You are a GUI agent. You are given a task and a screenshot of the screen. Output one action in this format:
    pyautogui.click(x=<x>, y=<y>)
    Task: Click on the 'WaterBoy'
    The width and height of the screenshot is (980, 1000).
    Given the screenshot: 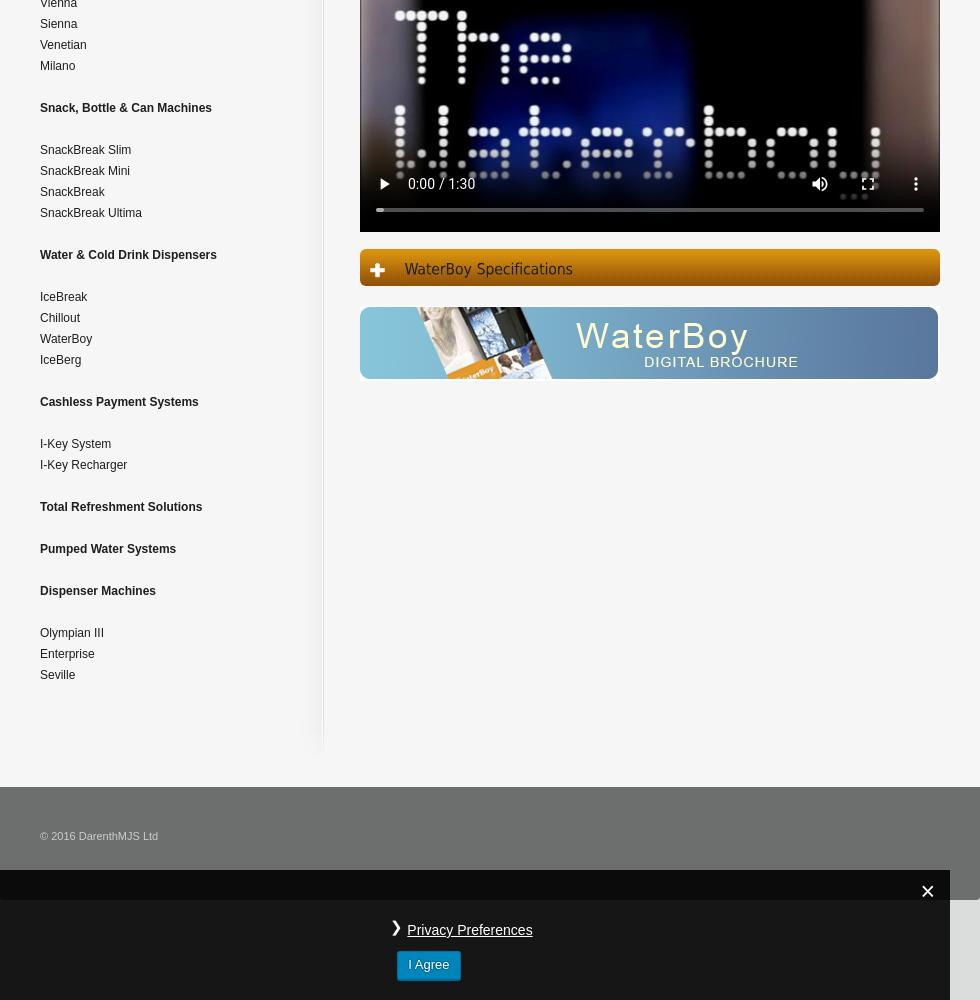 What is the action you would take?
    pyautogui.click(x=65, y=338)
    